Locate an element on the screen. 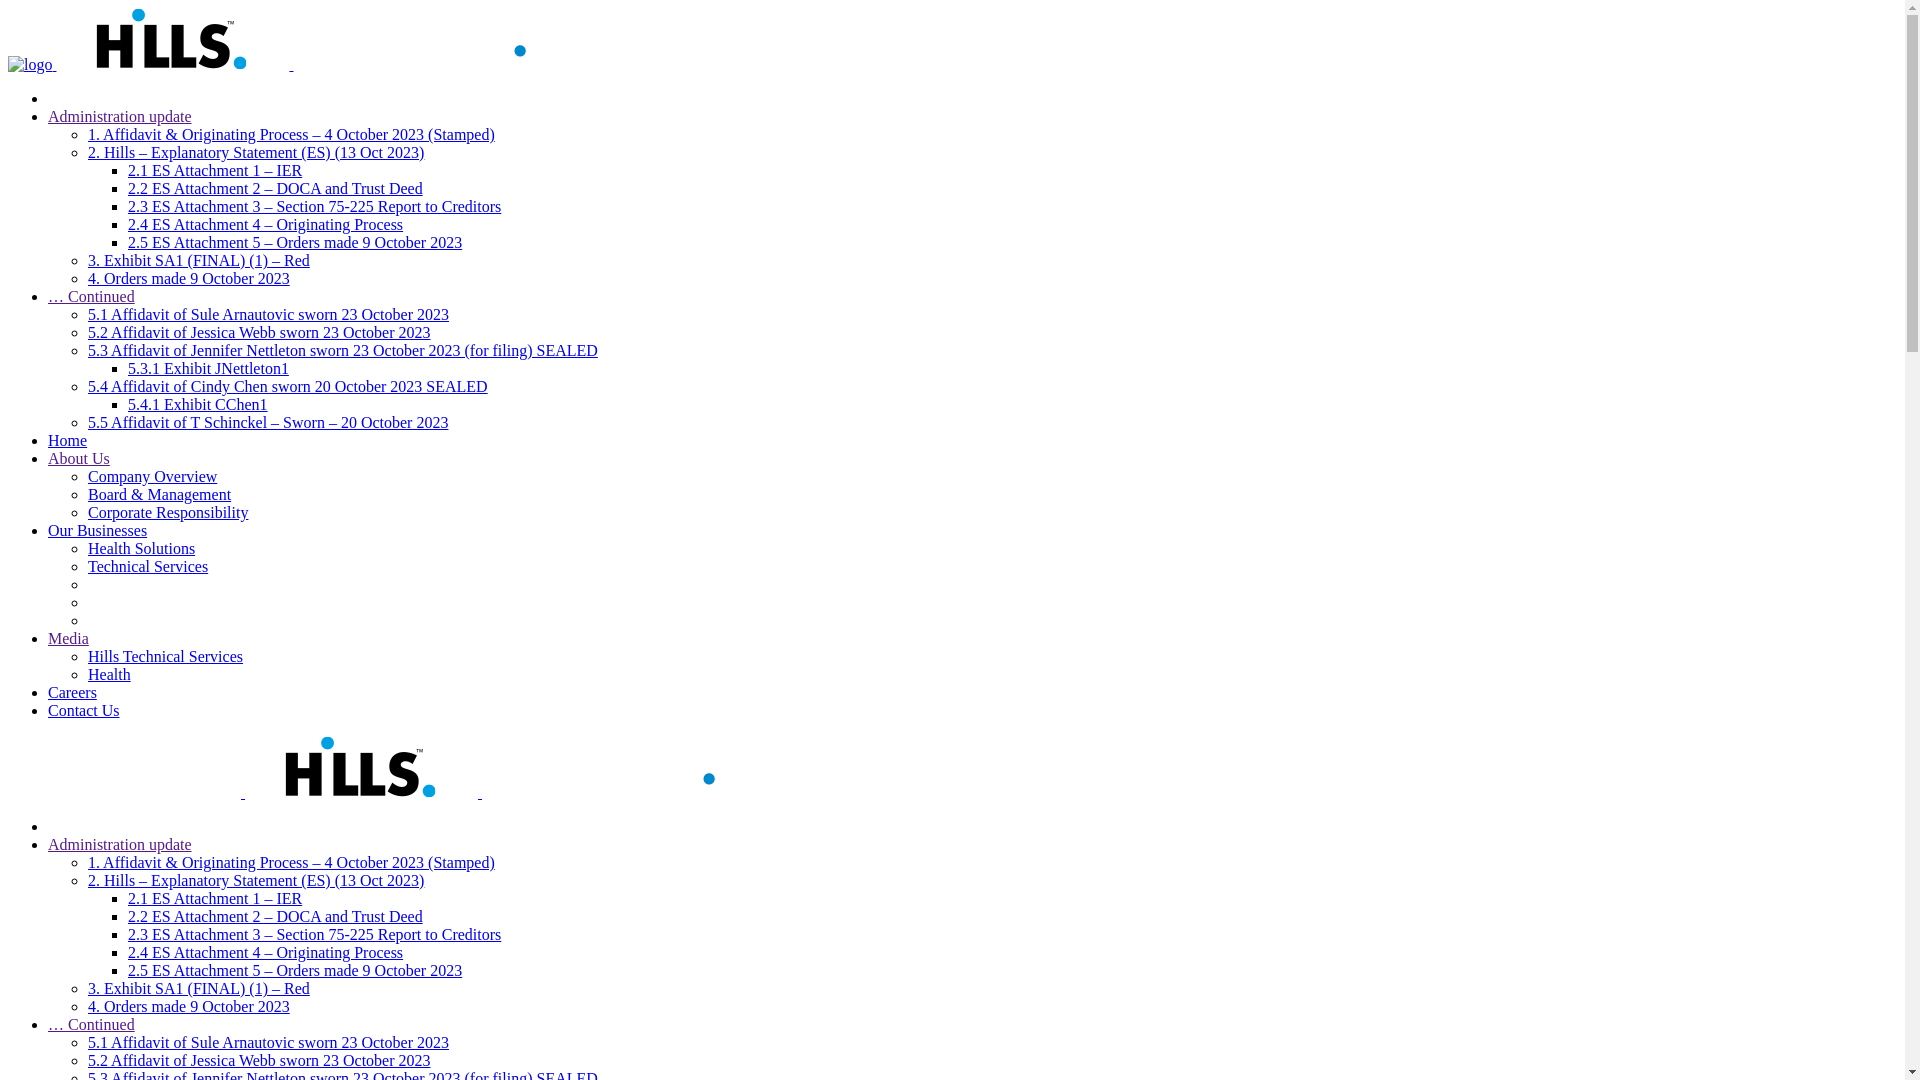 The image size is (1920, 1080). '5.4.1 Exhibit CChen1' is located at coordinates (197, 404).